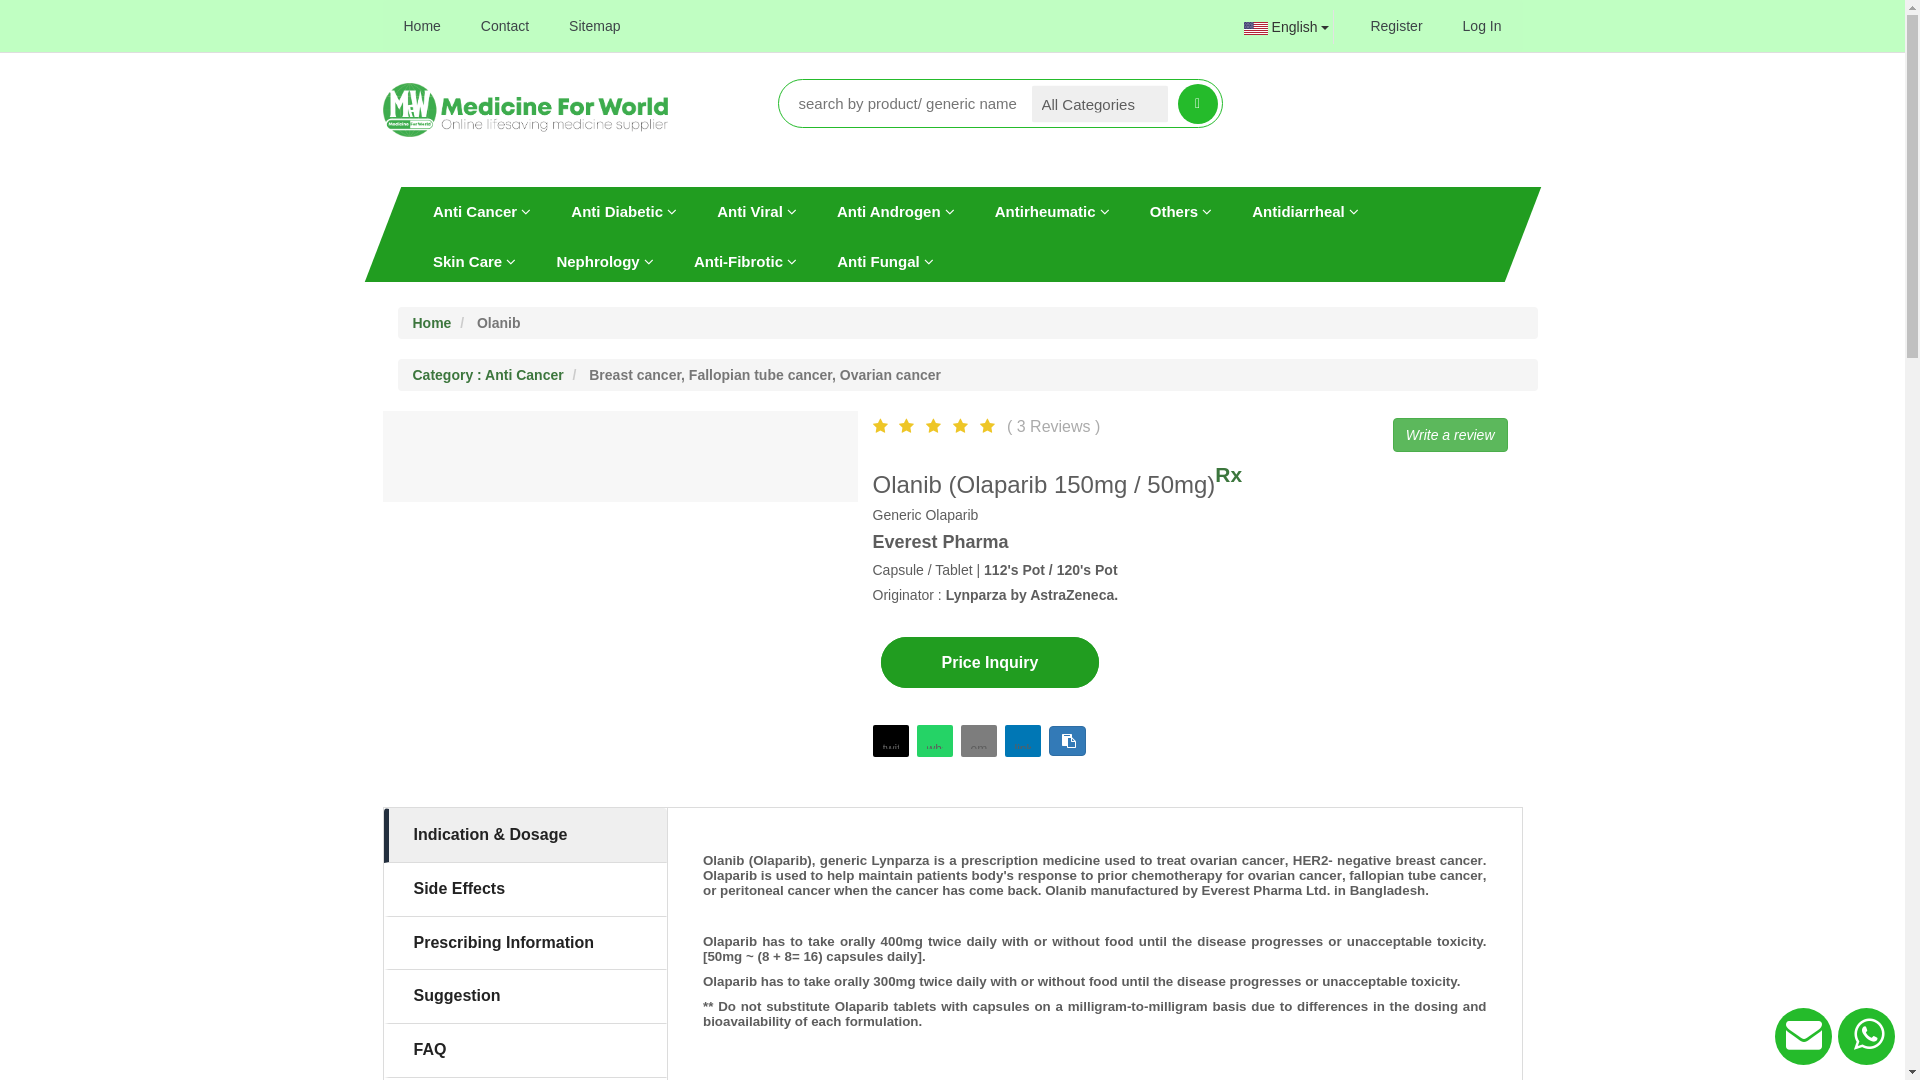  Describe the element at coordinates (816, 260) in the screenshot. I see `'Anti Fungal'` at that location.